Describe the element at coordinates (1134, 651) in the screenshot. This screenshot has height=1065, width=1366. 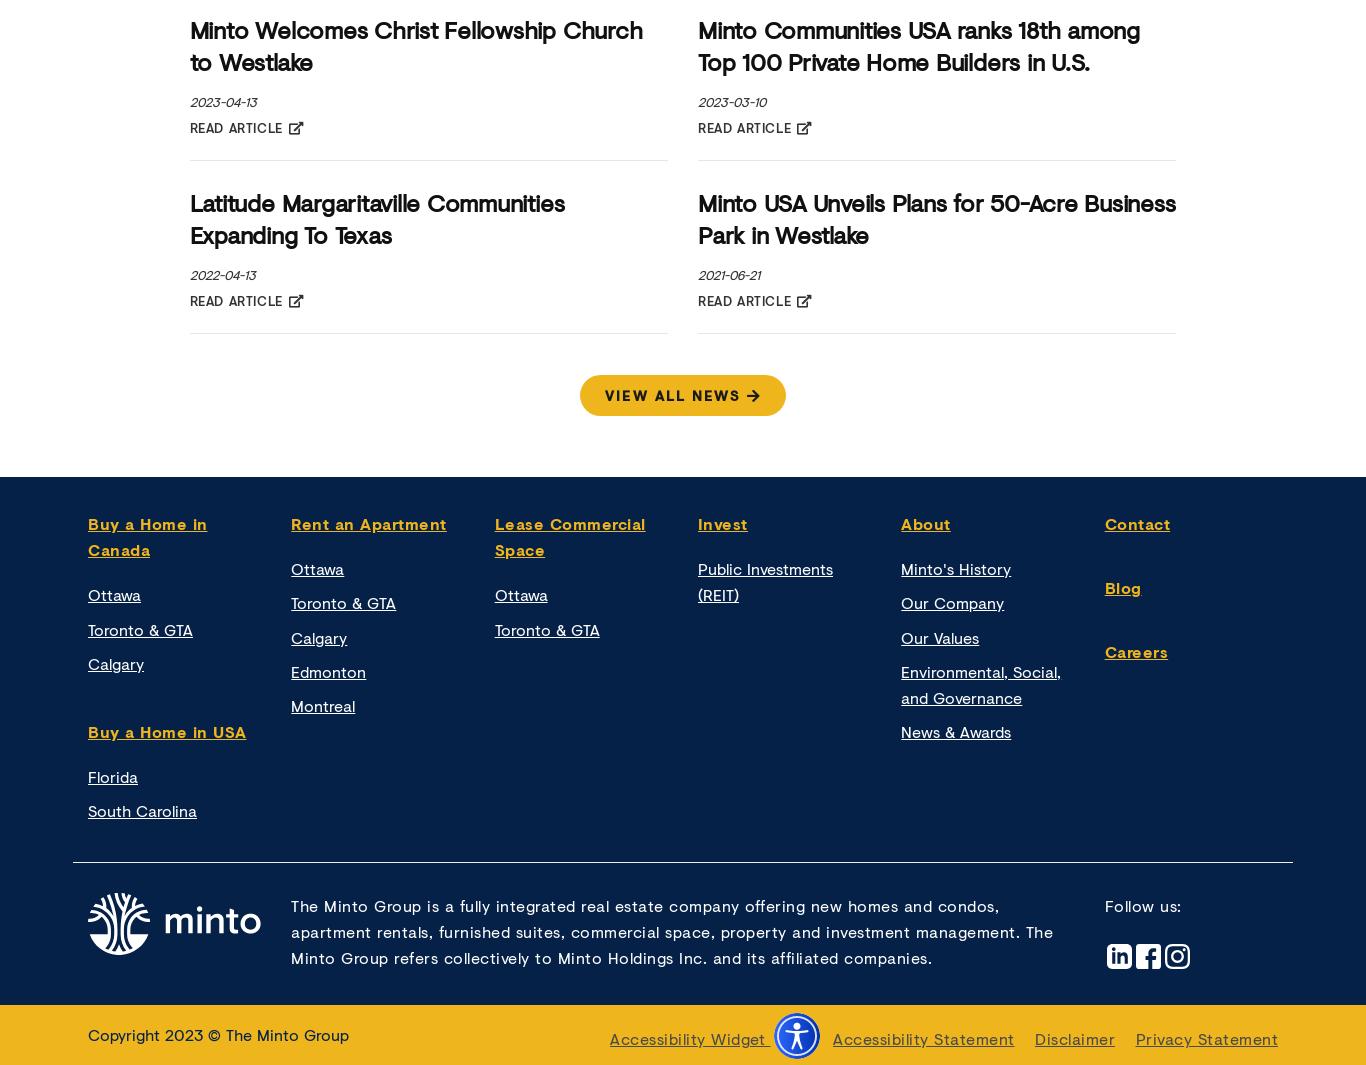
I see `'Careers'` at that location.